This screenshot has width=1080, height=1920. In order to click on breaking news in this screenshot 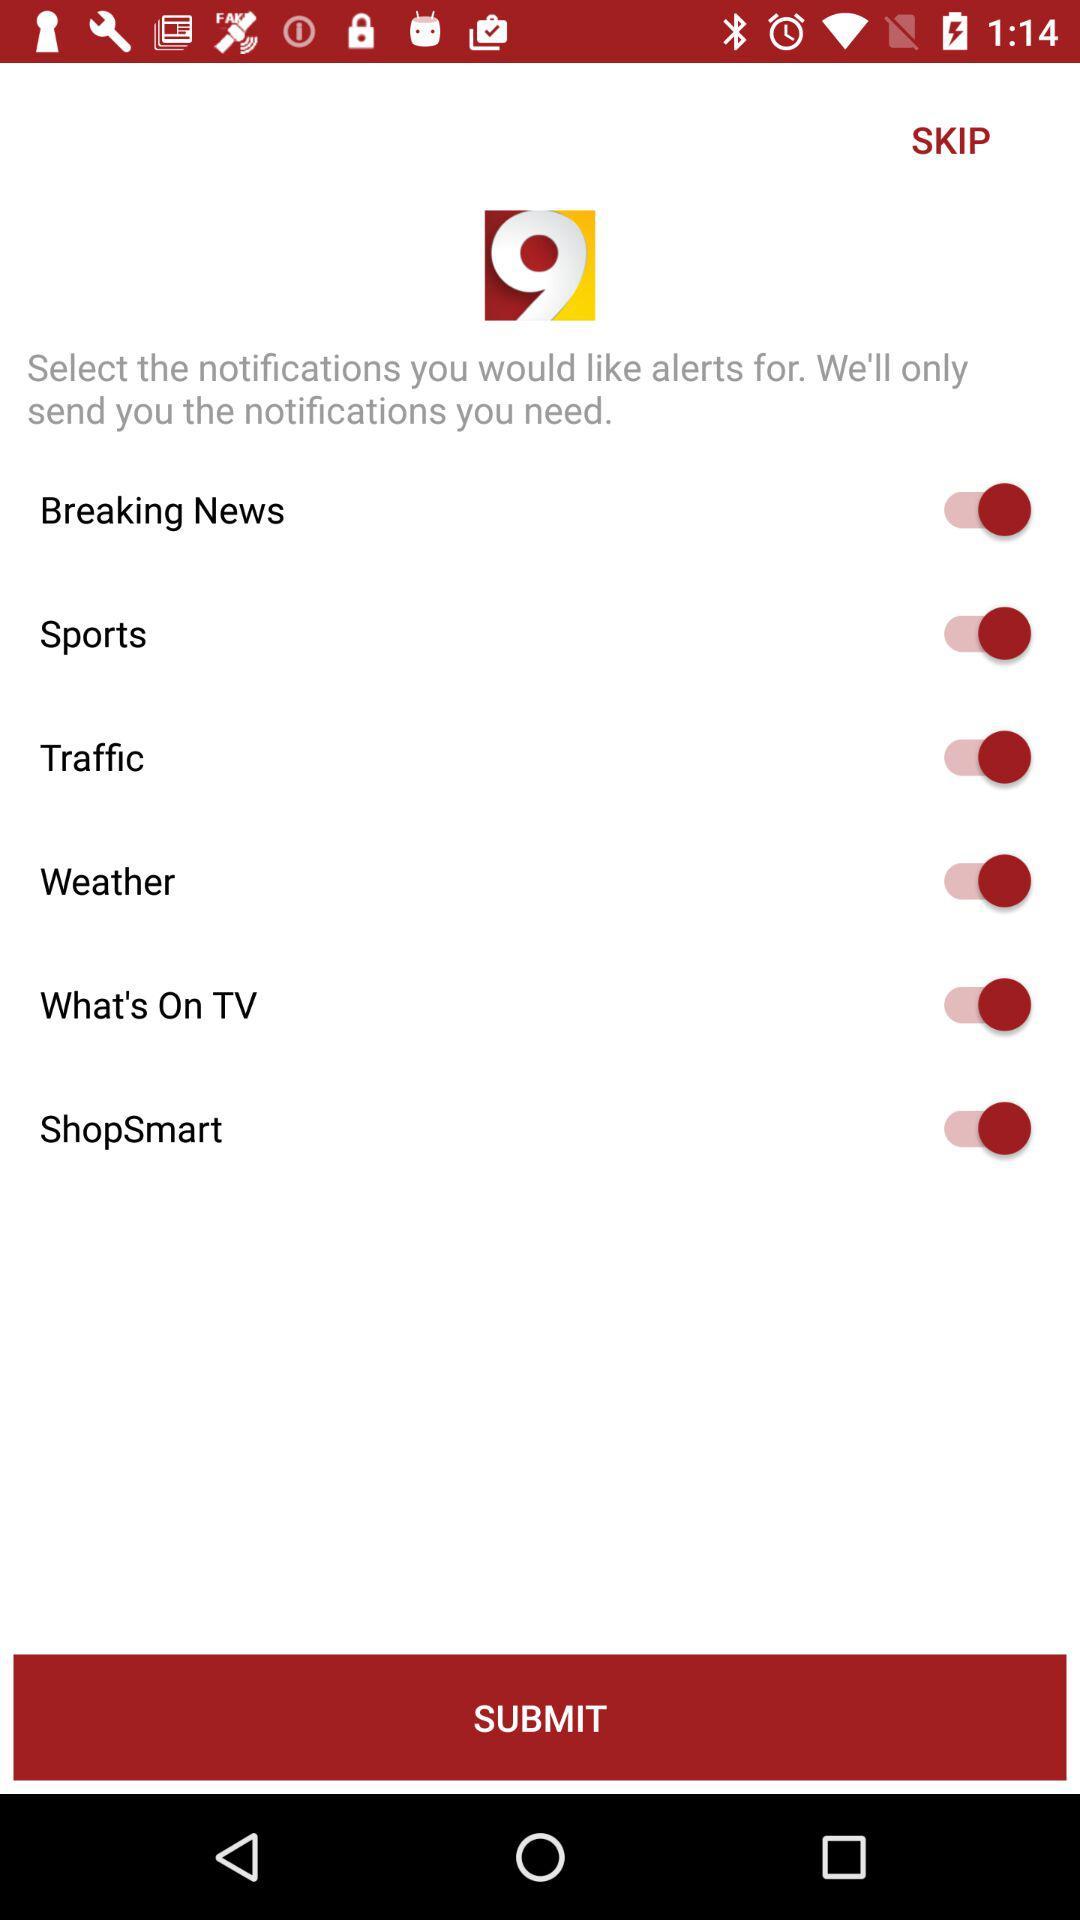, I will do `click(977, 509)`.